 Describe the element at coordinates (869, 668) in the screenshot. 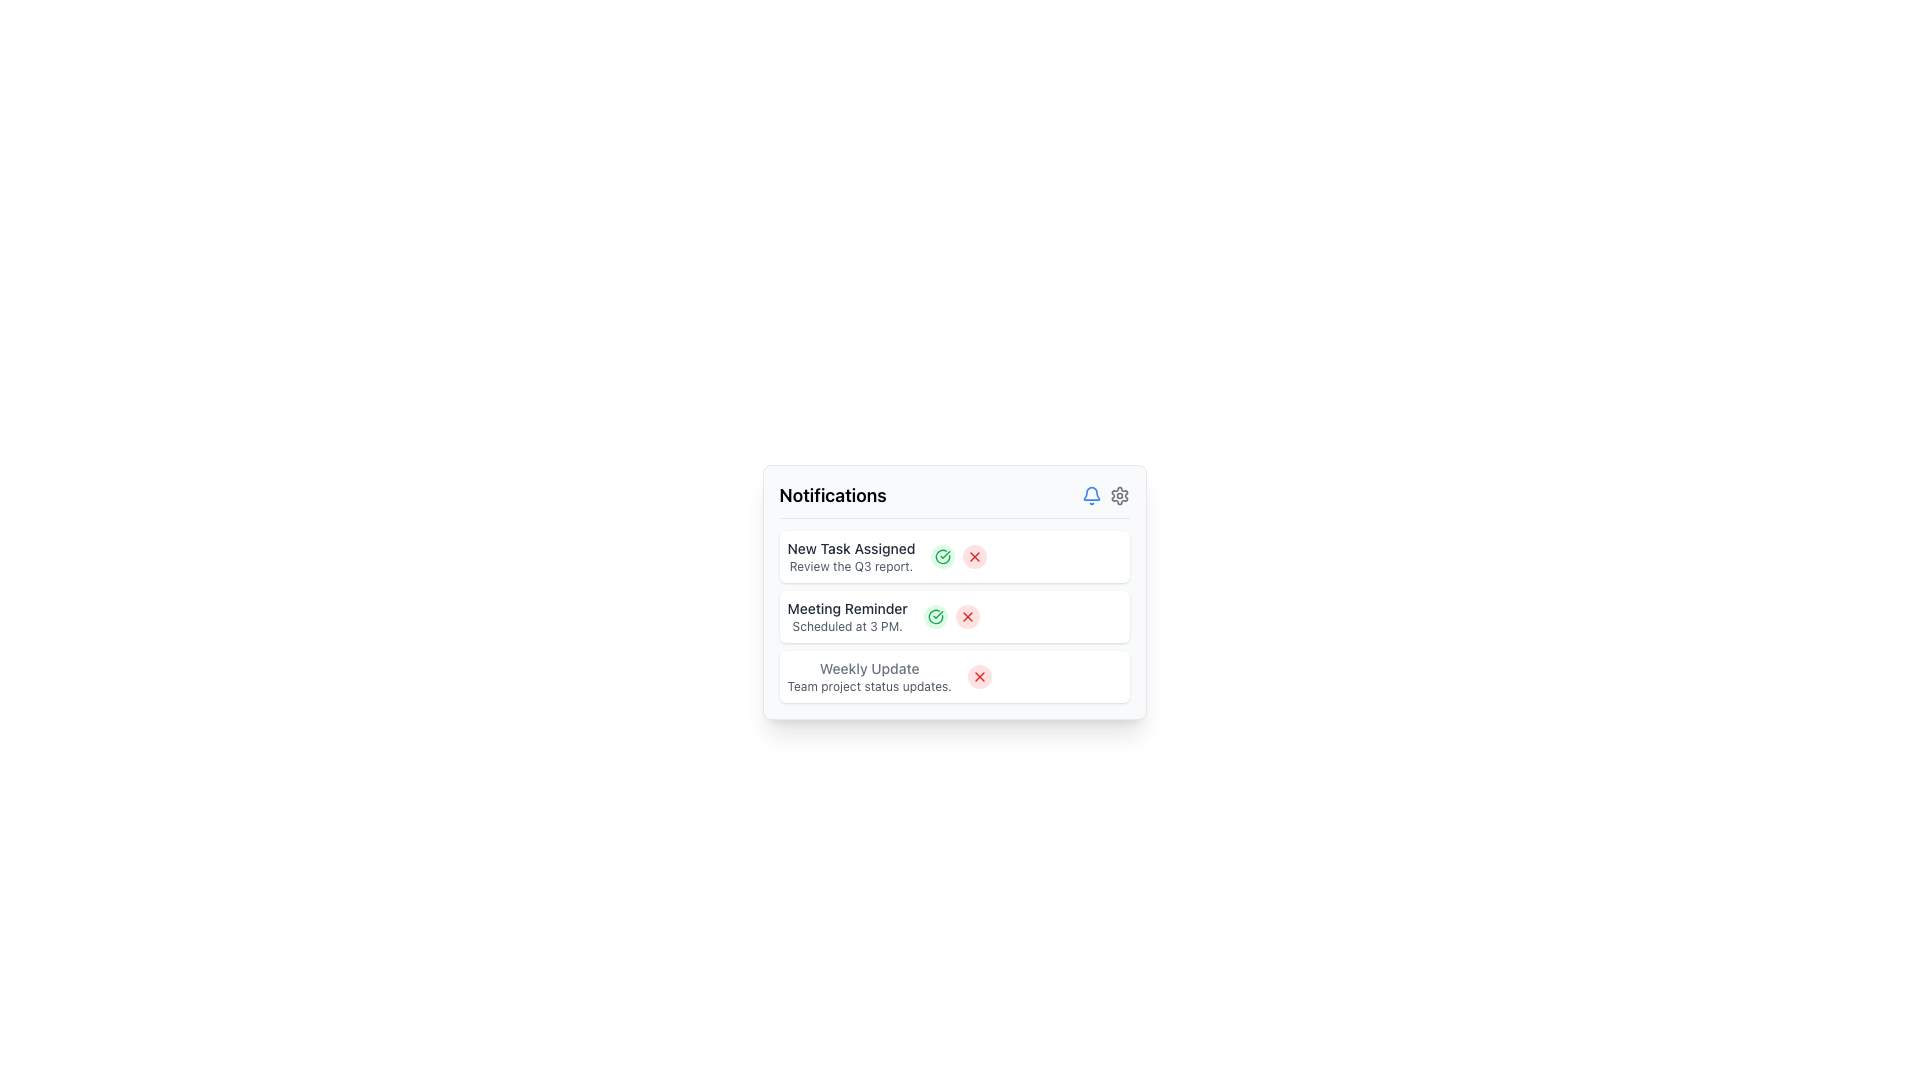

I see `text from the header of the third notification block titled 'Notifications', which describes the topic of the notification about 'Team project status updates'` at that location.